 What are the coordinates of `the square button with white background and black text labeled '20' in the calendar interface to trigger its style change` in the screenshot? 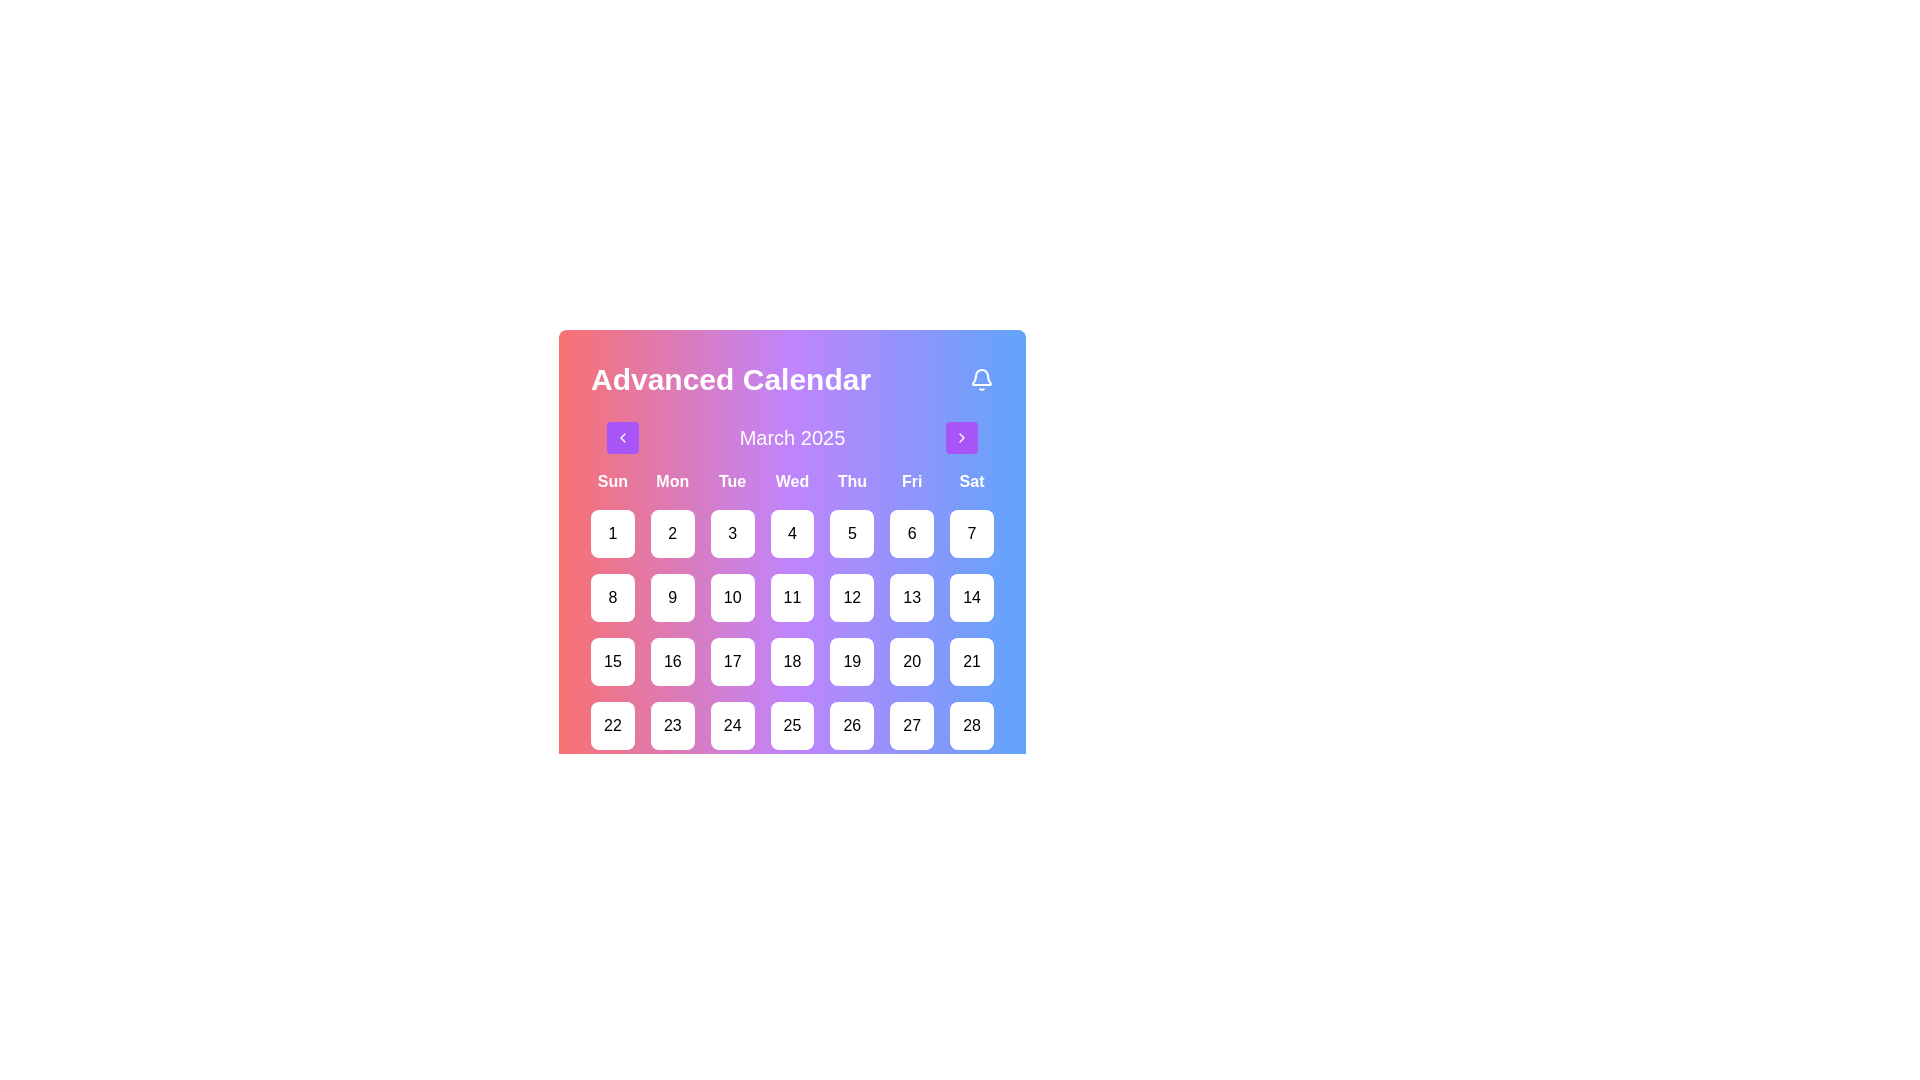 It's located at (911, 662).